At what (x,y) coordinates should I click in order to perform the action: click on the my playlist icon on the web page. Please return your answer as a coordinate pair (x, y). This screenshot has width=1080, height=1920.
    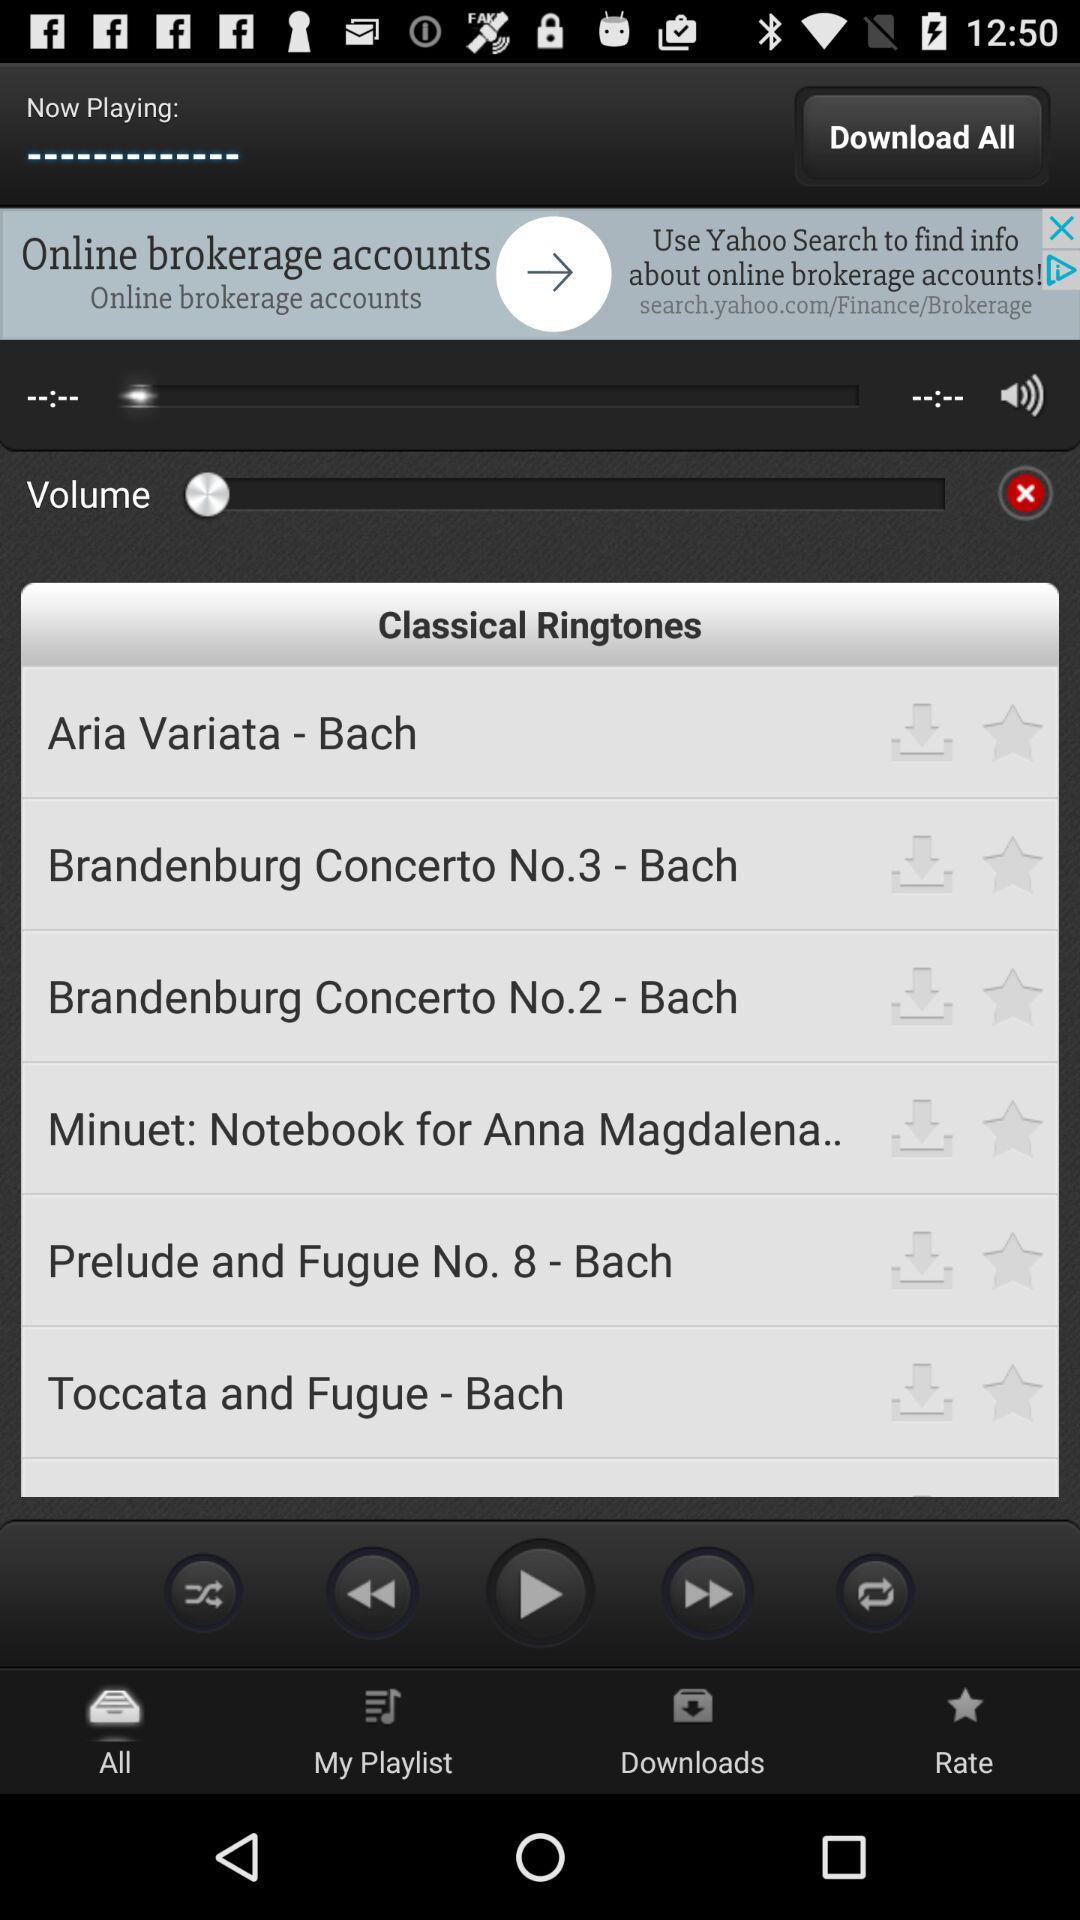
    Looking at the image, I should click on (383, 1709).